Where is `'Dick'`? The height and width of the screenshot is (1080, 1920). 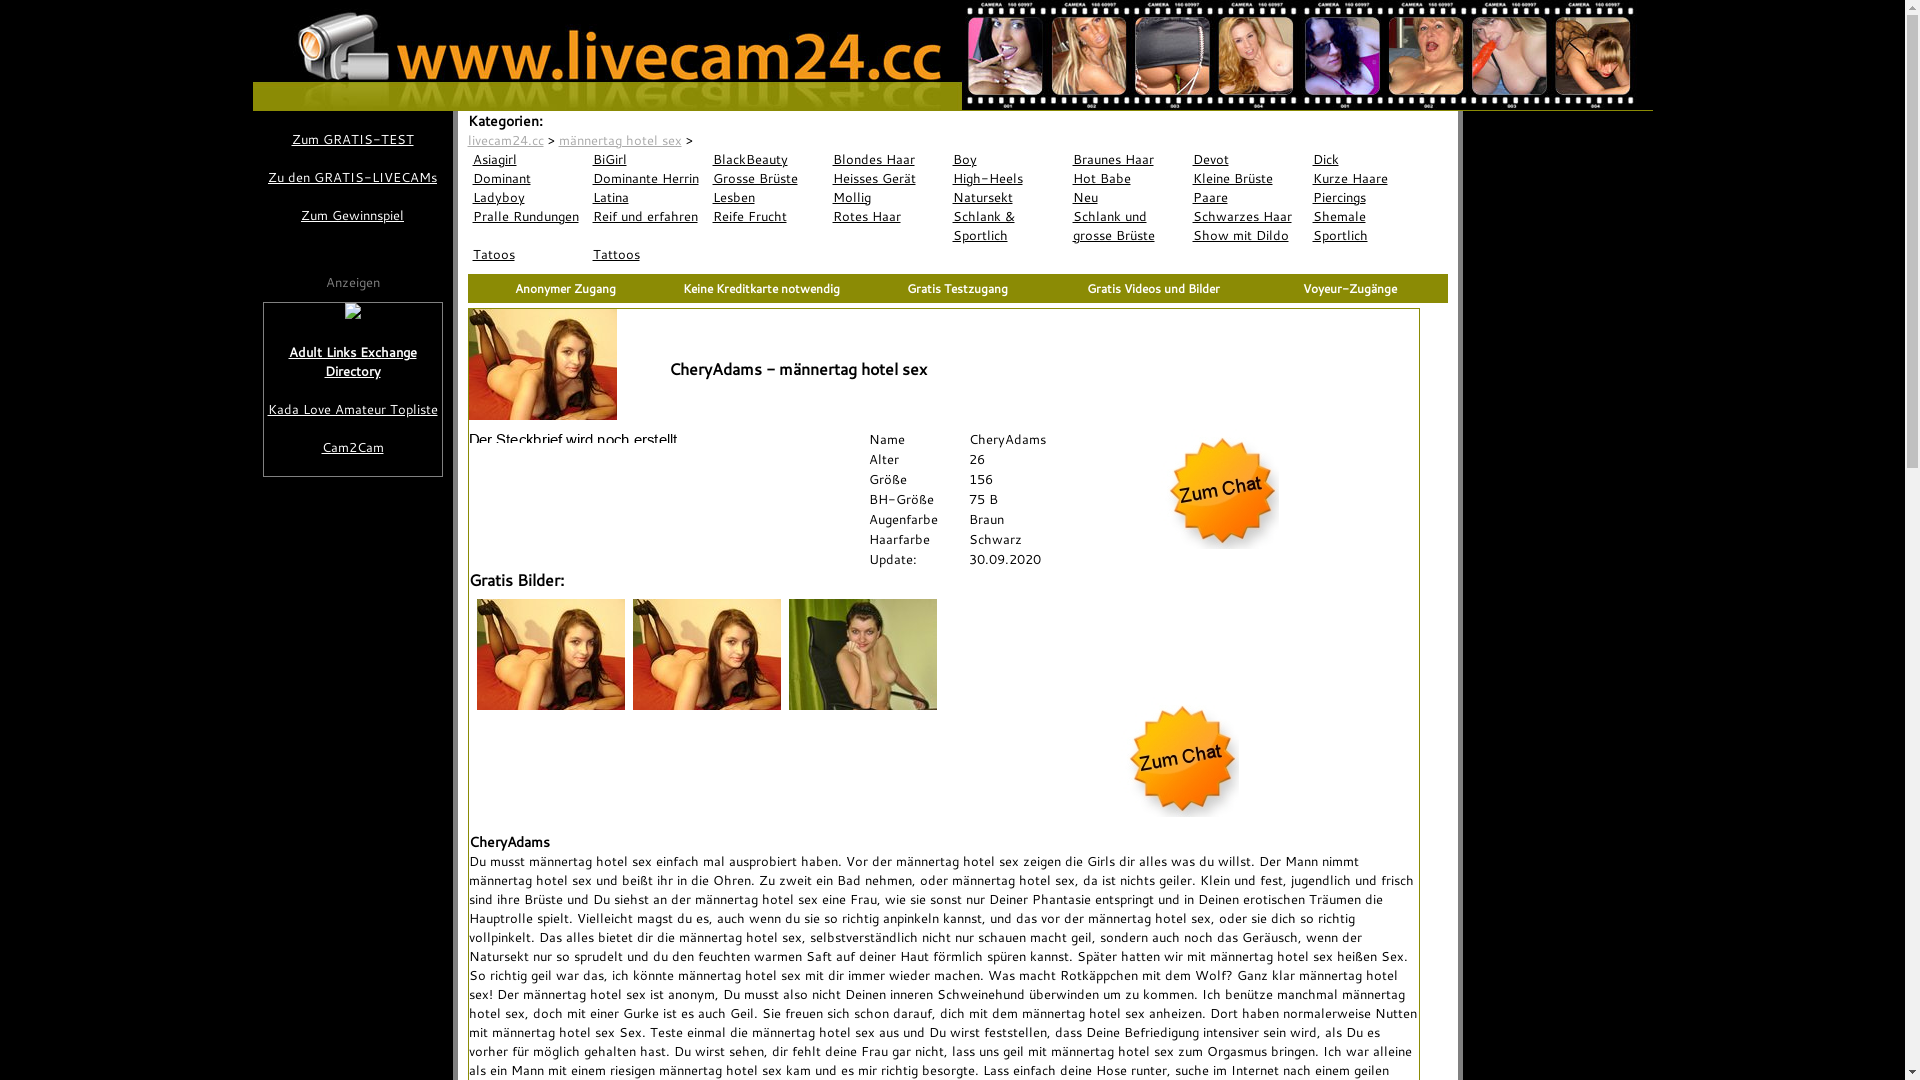 'Dick' is located at coordinates (1367, 158).